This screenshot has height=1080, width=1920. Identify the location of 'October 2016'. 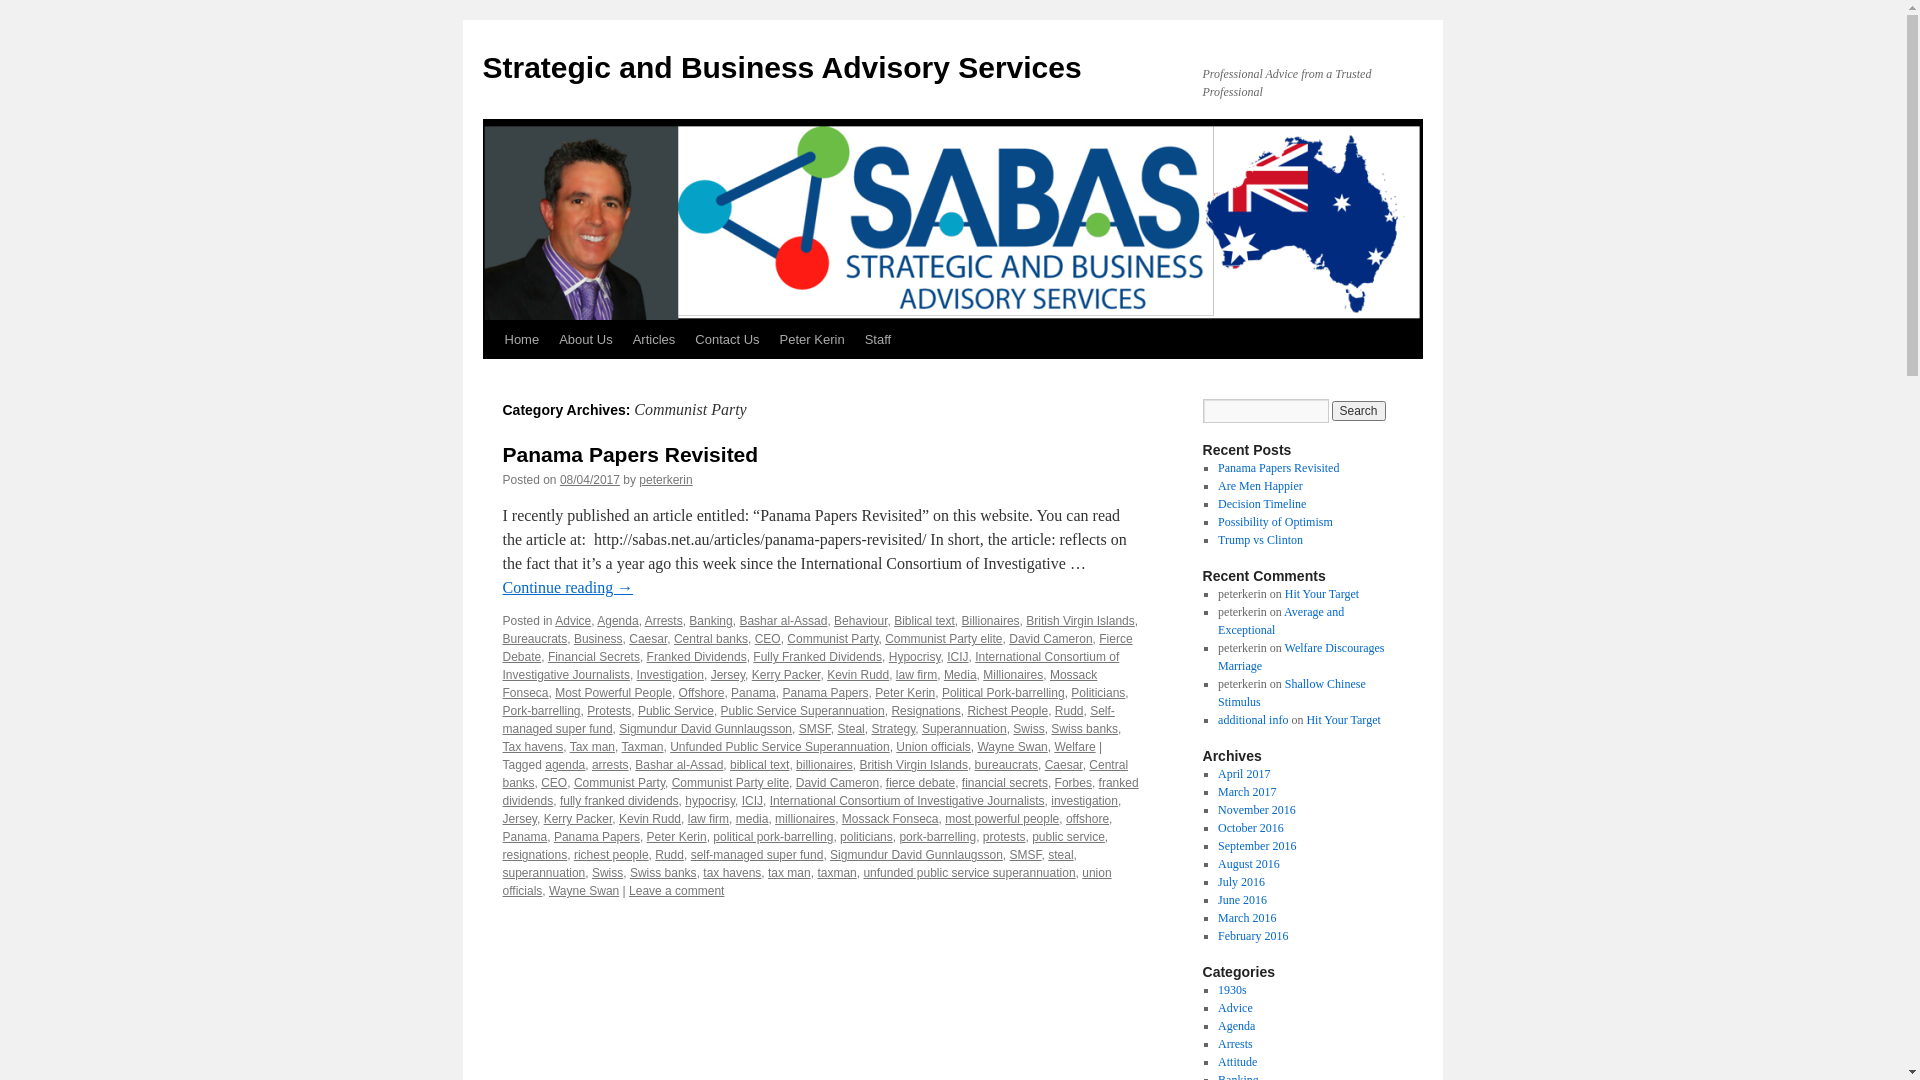
(1217, 828).